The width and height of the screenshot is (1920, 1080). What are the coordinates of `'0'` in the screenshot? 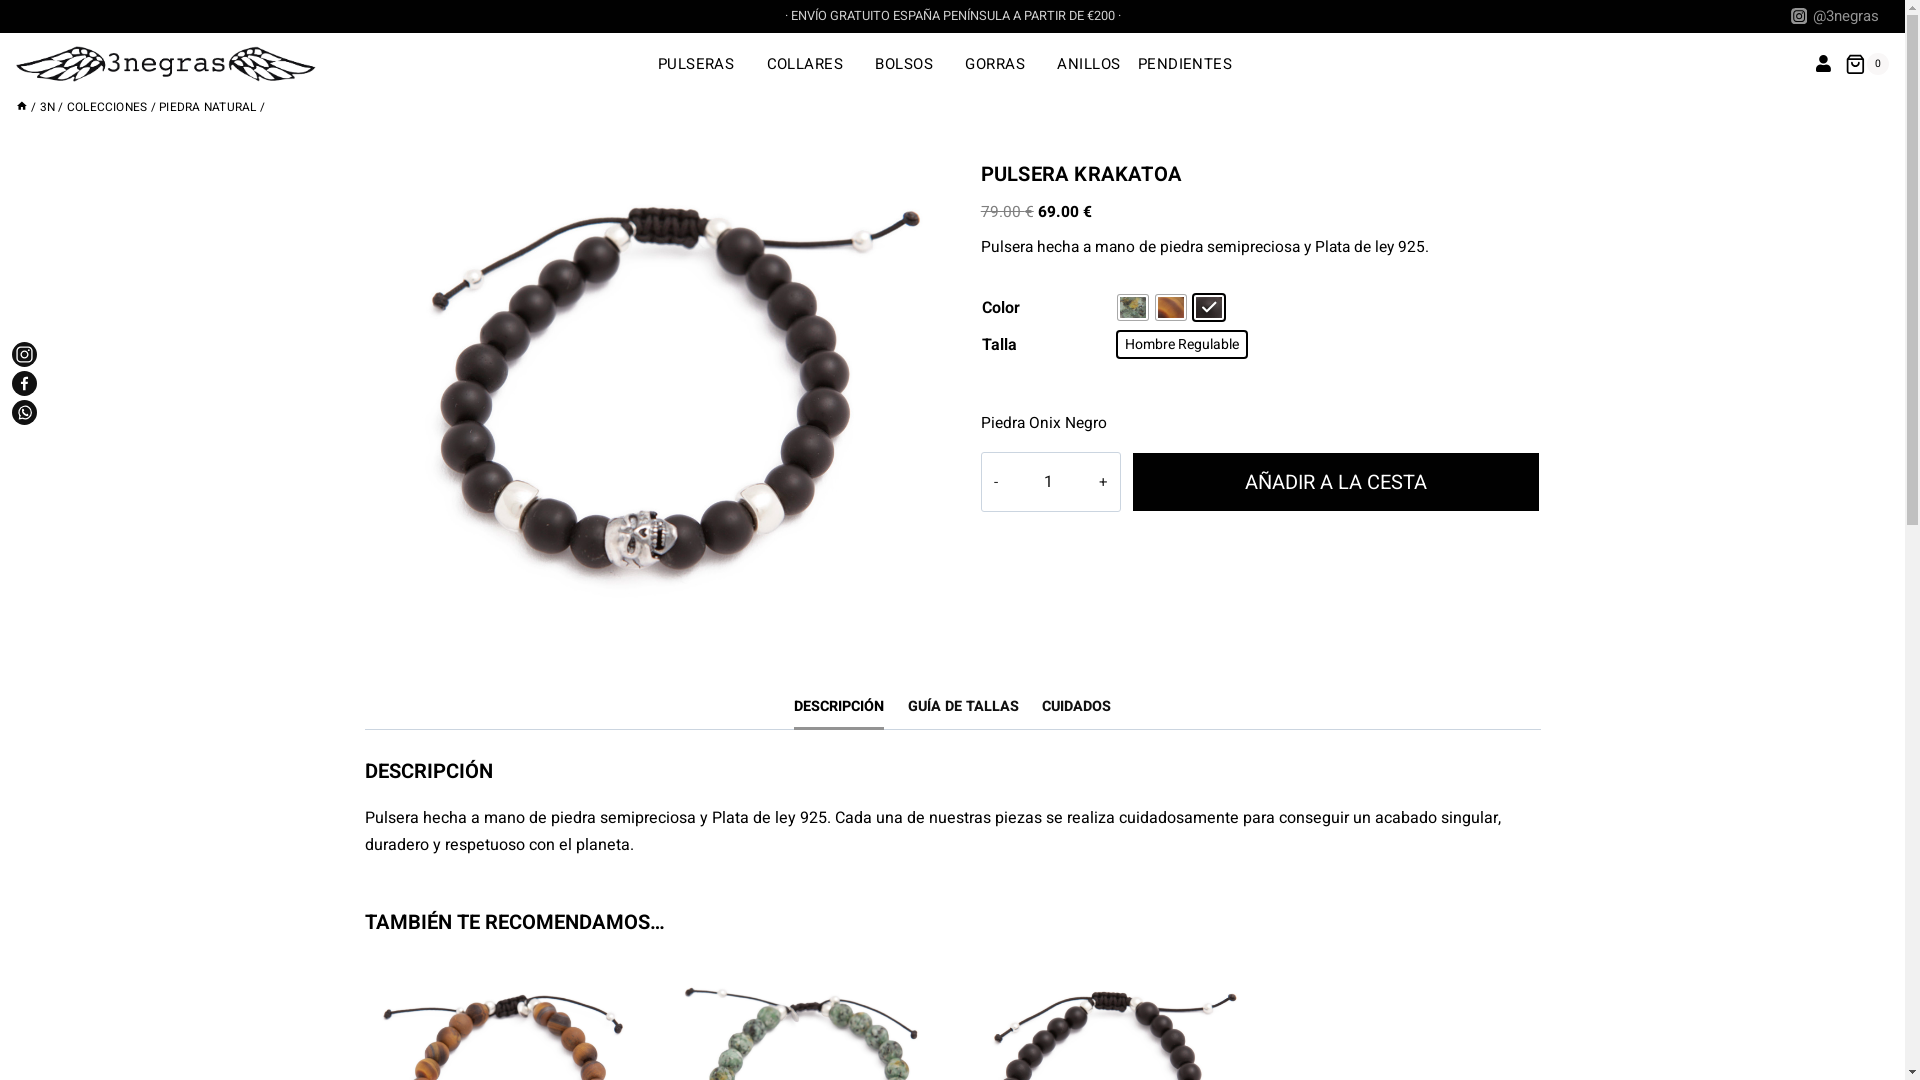 It's located at (1866, 63).